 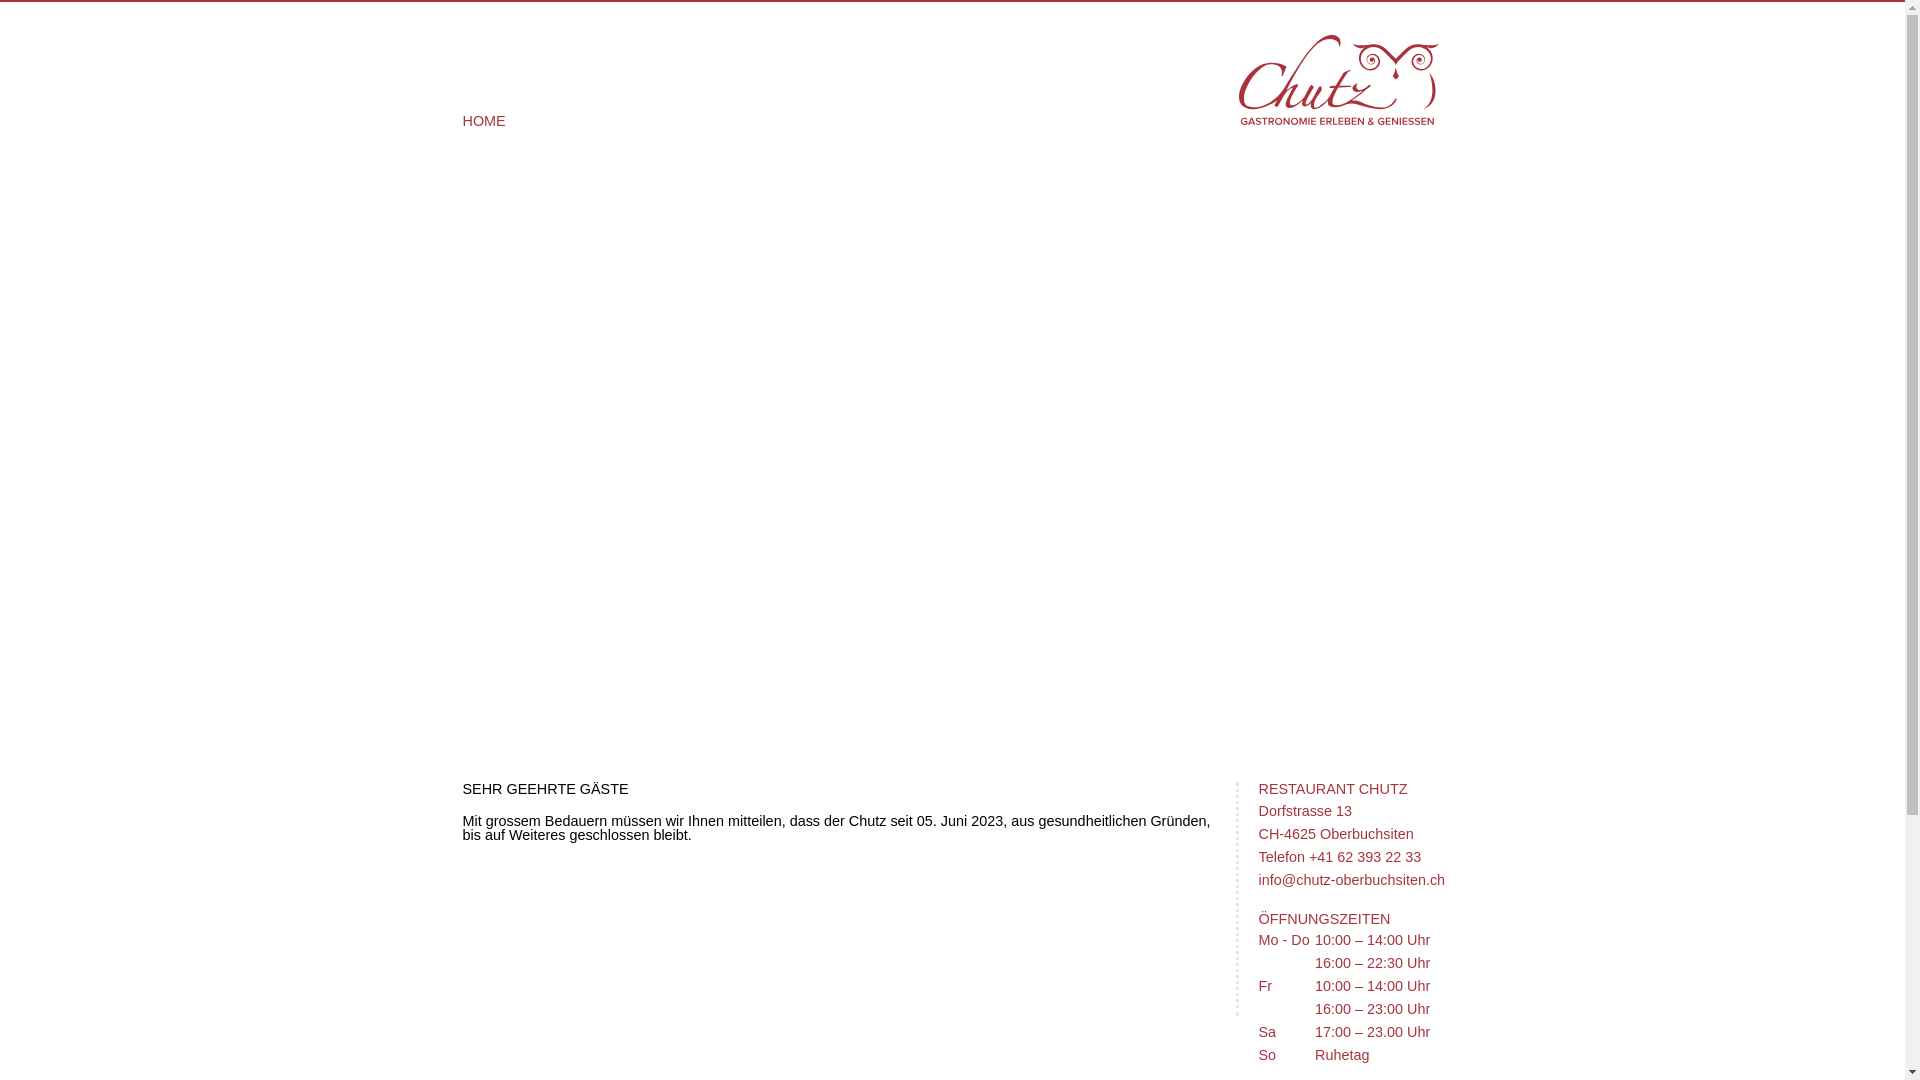 I want to click on '+41 62 393 22 33', so click(x=1363, y=855).